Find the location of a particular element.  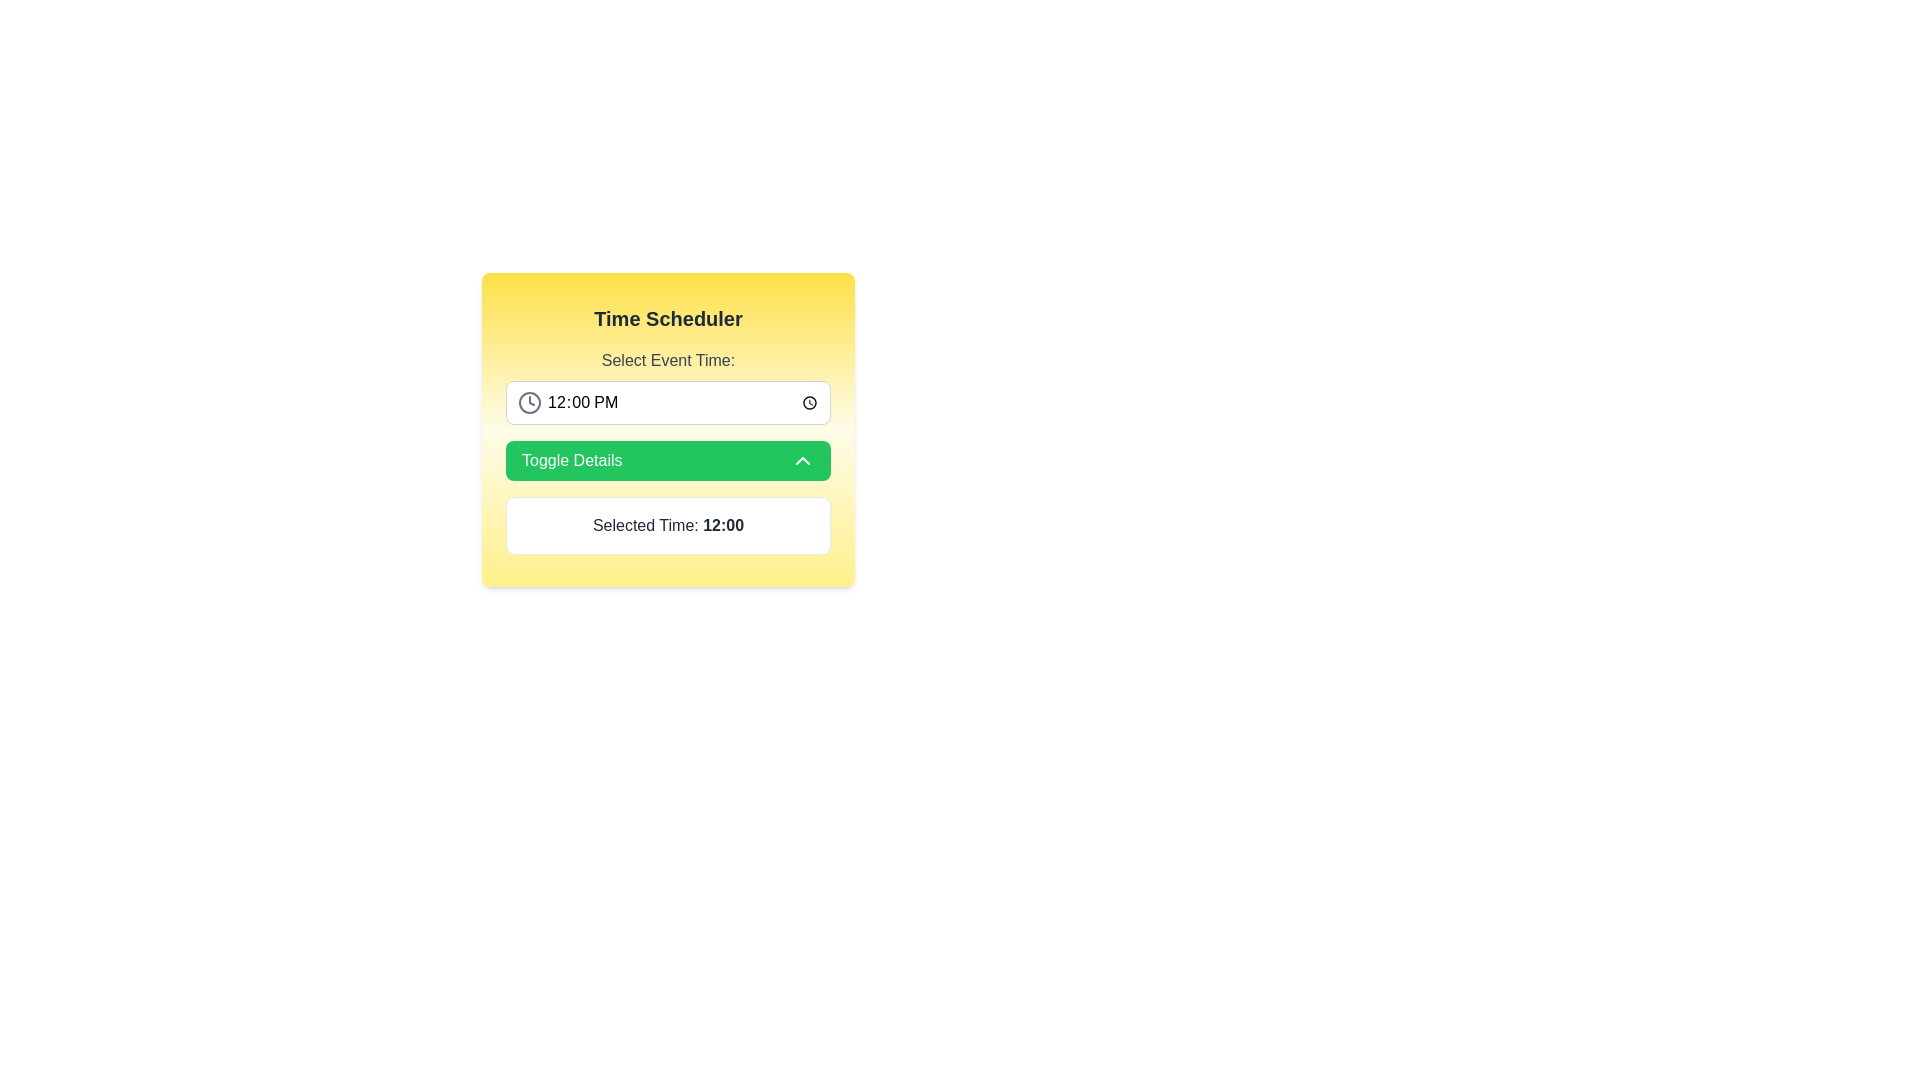

the outer circular component of the clock icon, which visually represents time-related functionality and is located to the left of the time selection input field is located at coordinates (529, 402).